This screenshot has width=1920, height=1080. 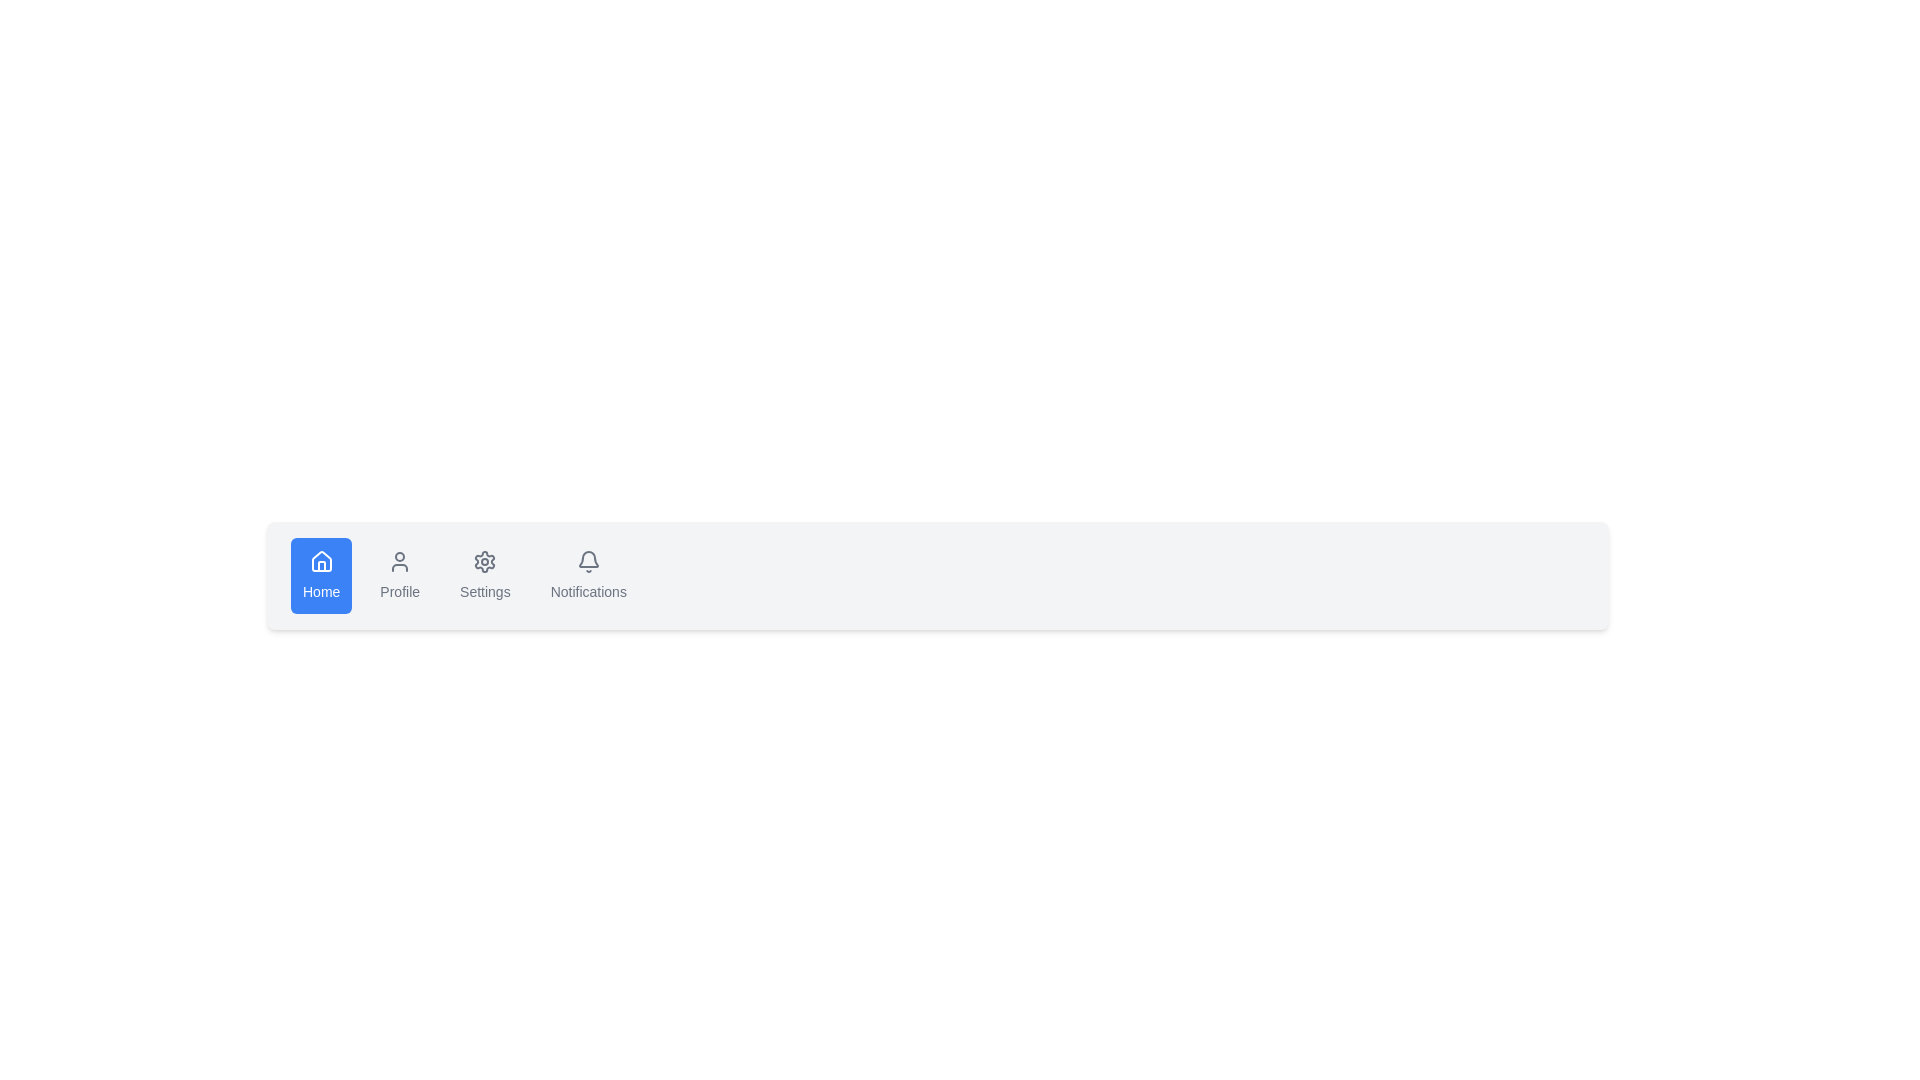 I want to click on the 'Home' icon in the bottom navigation bar, which serves as a visual cue for users to navigate to the homepage, so click(x=321, y=561).